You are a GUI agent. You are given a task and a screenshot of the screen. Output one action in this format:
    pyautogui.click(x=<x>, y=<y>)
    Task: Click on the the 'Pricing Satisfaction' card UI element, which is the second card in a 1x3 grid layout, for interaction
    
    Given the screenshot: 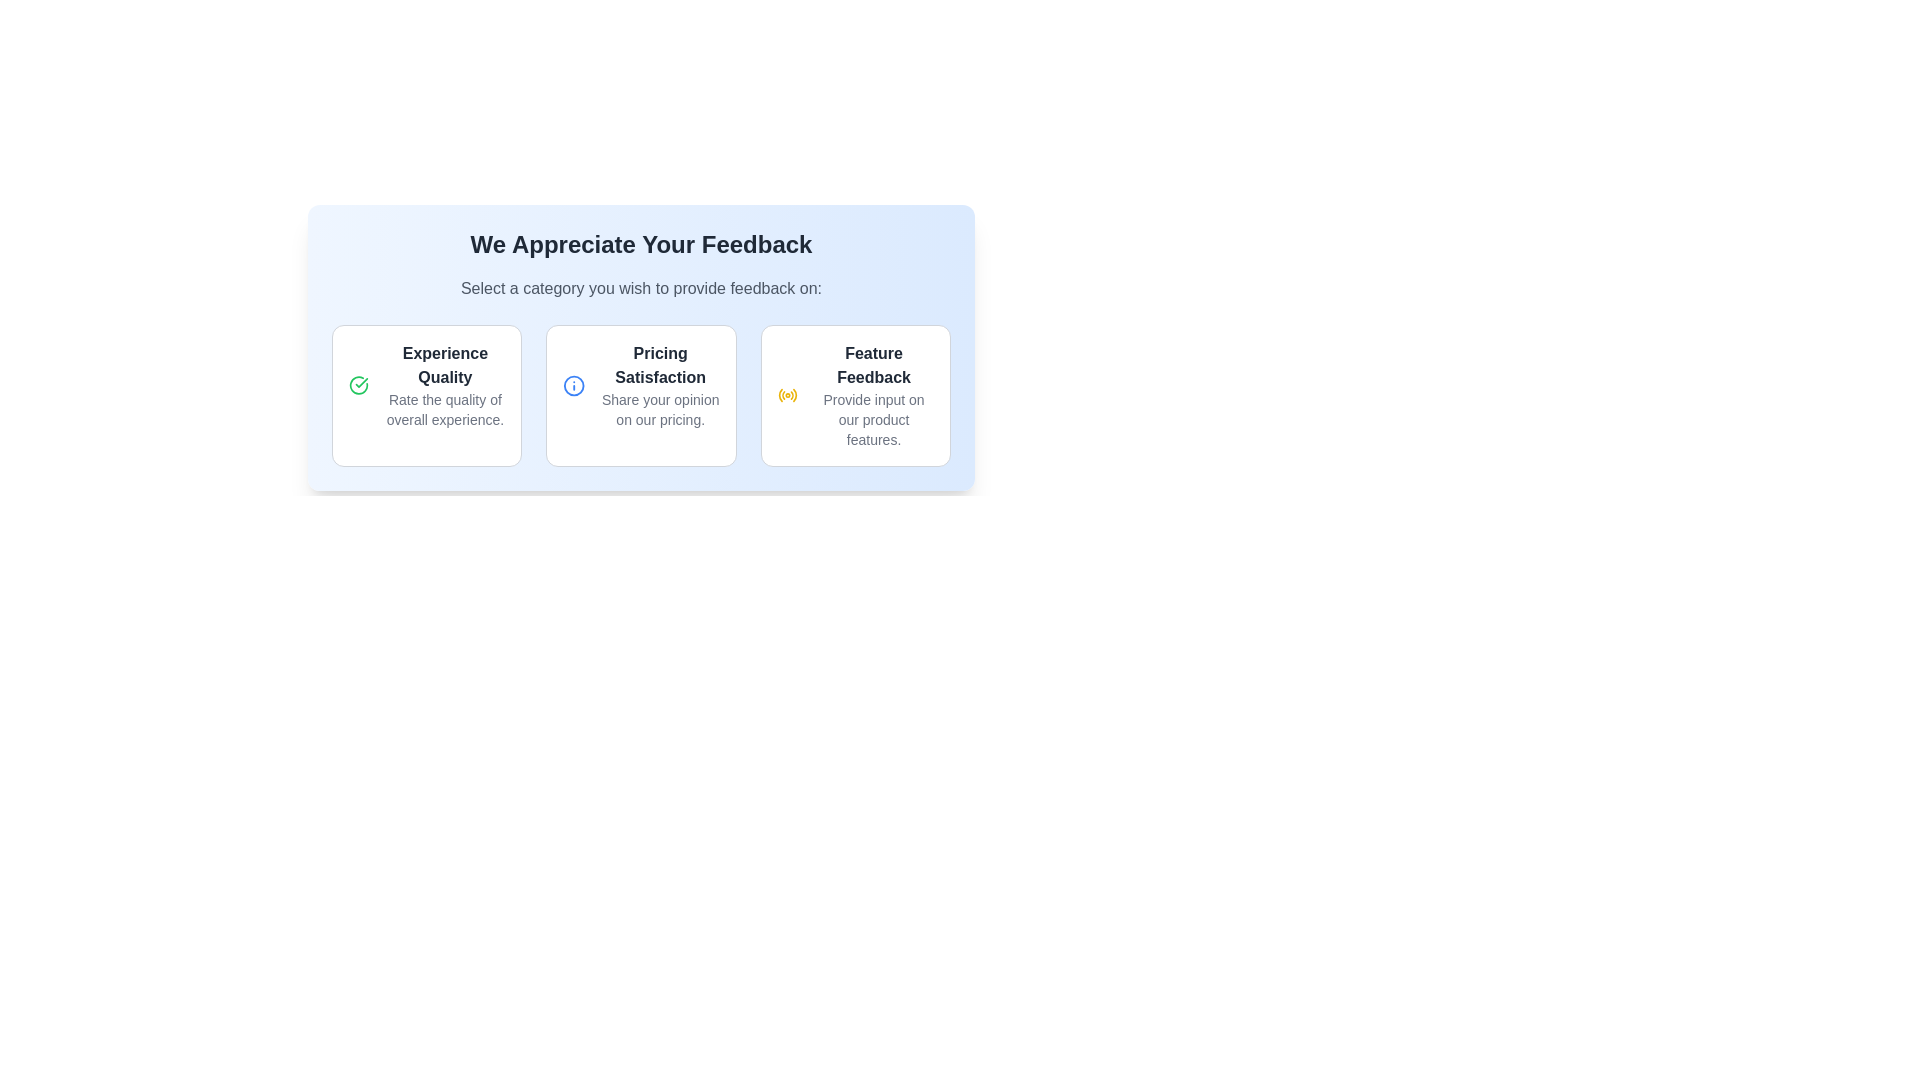 What is the action you would take?
    pyautogui.click(x=641, y=396)
    